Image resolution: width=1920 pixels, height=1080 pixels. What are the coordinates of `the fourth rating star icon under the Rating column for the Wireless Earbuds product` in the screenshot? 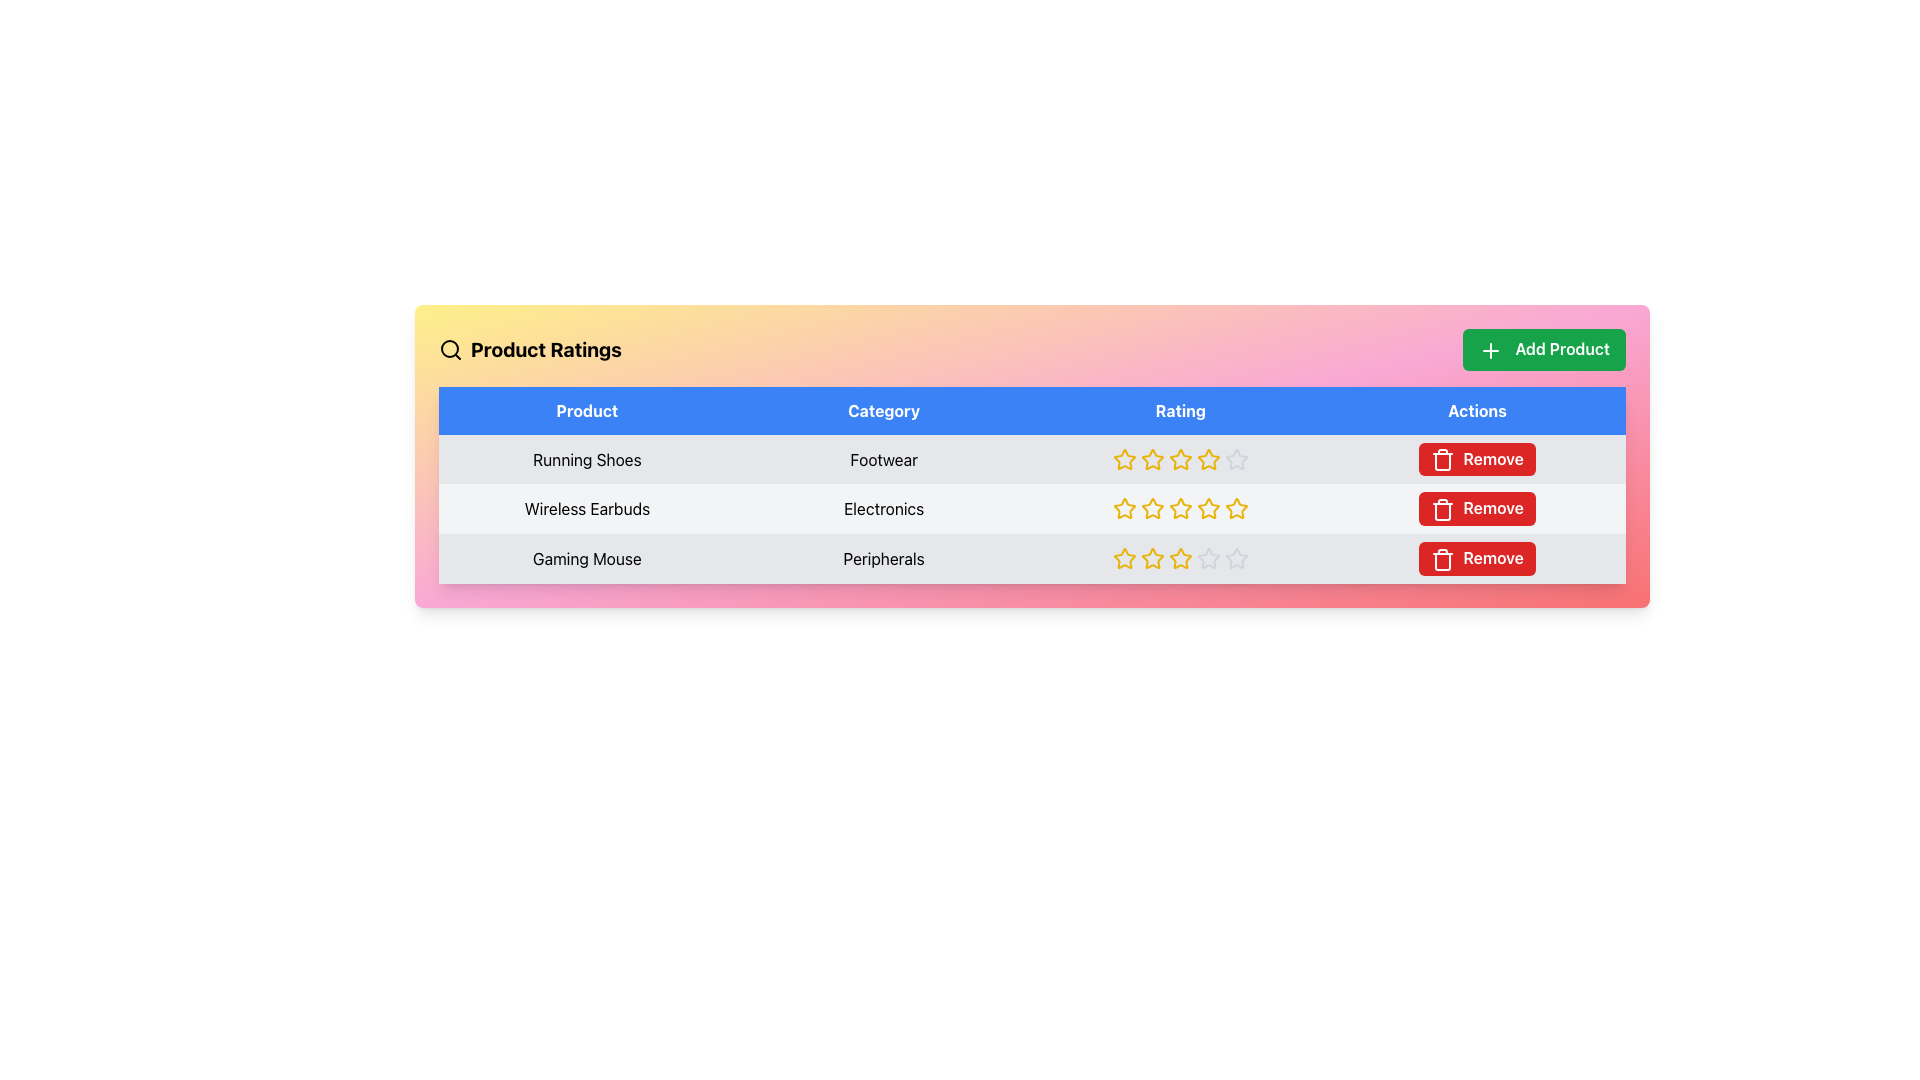 It's located at (1235, 507).